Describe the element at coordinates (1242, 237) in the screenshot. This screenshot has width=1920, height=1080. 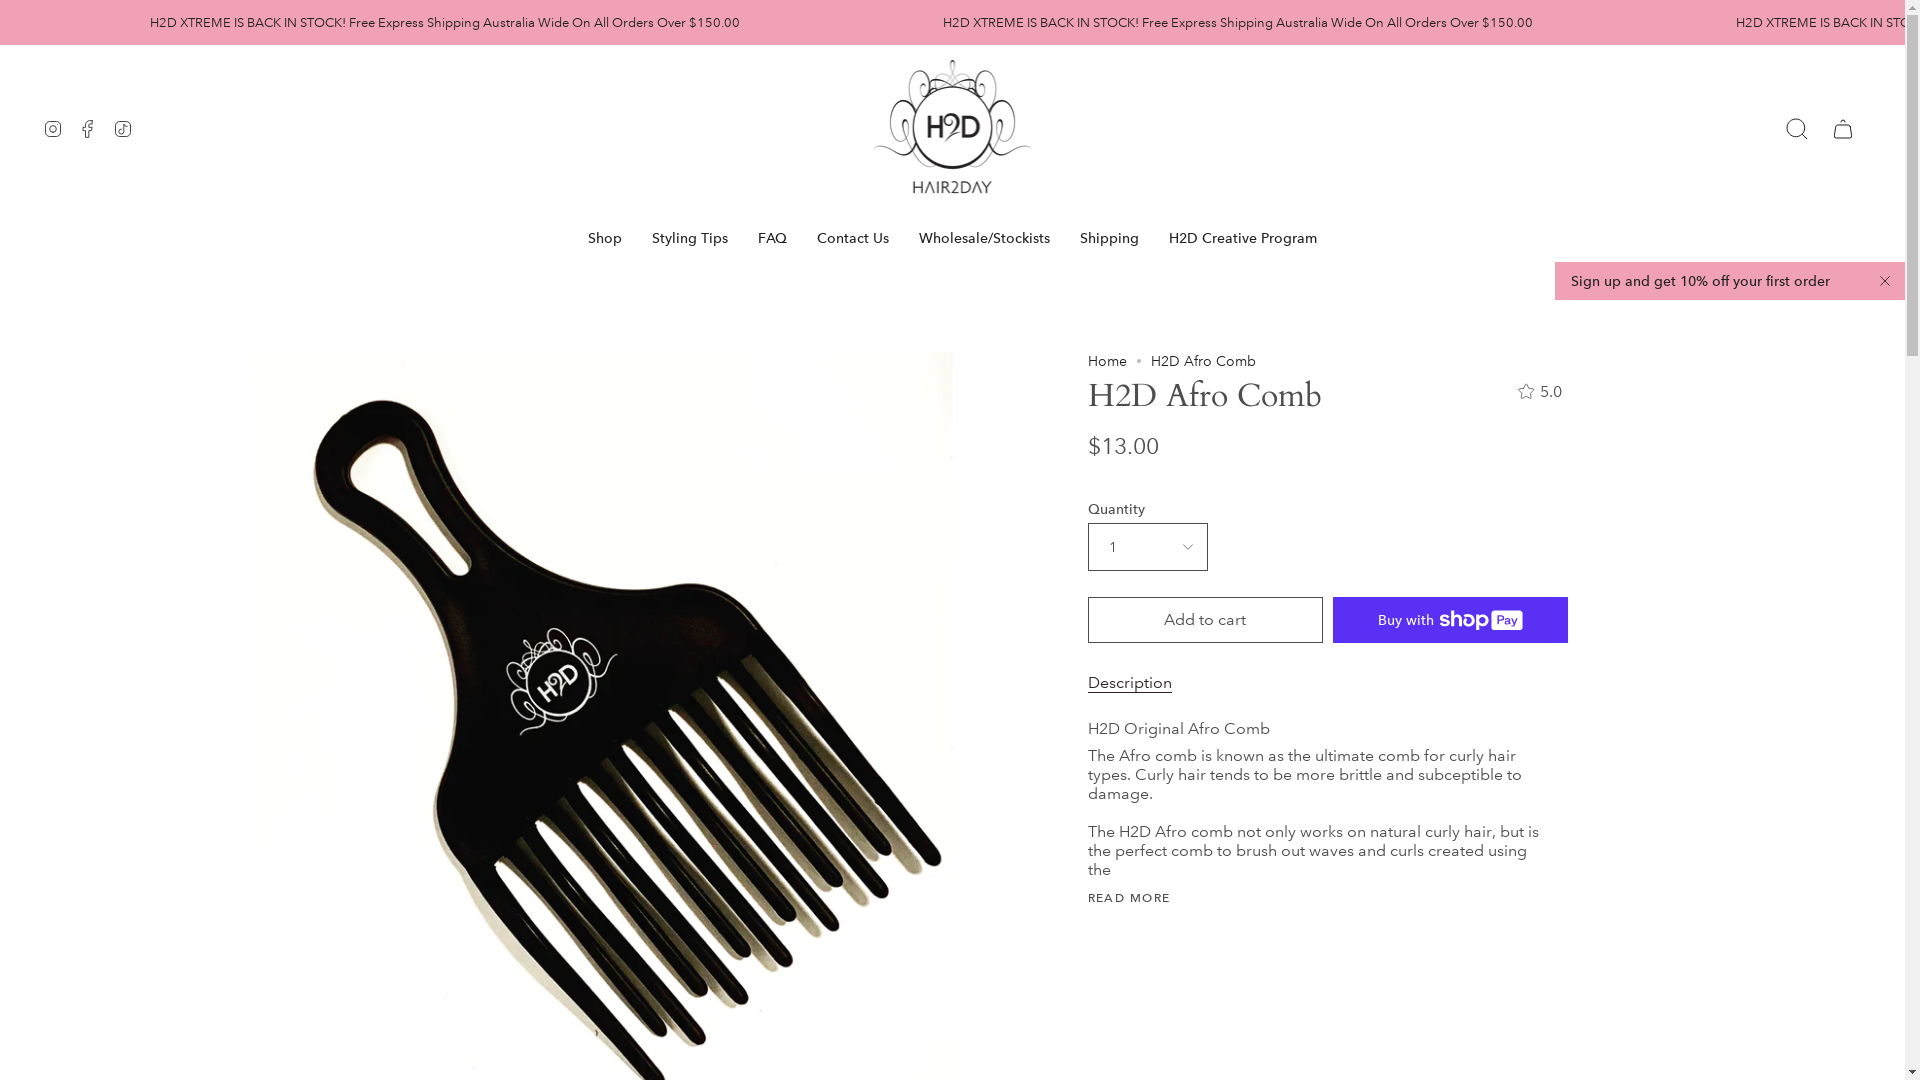
I see `'H2D Creative Program'` at that location.